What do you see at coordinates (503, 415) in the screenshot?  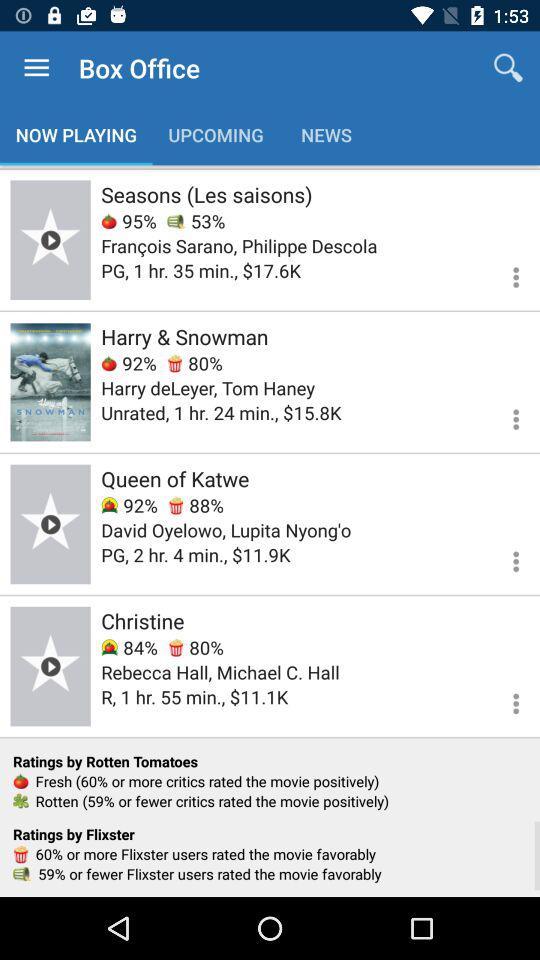 I see `see more information` at bounding box center [503, 415].